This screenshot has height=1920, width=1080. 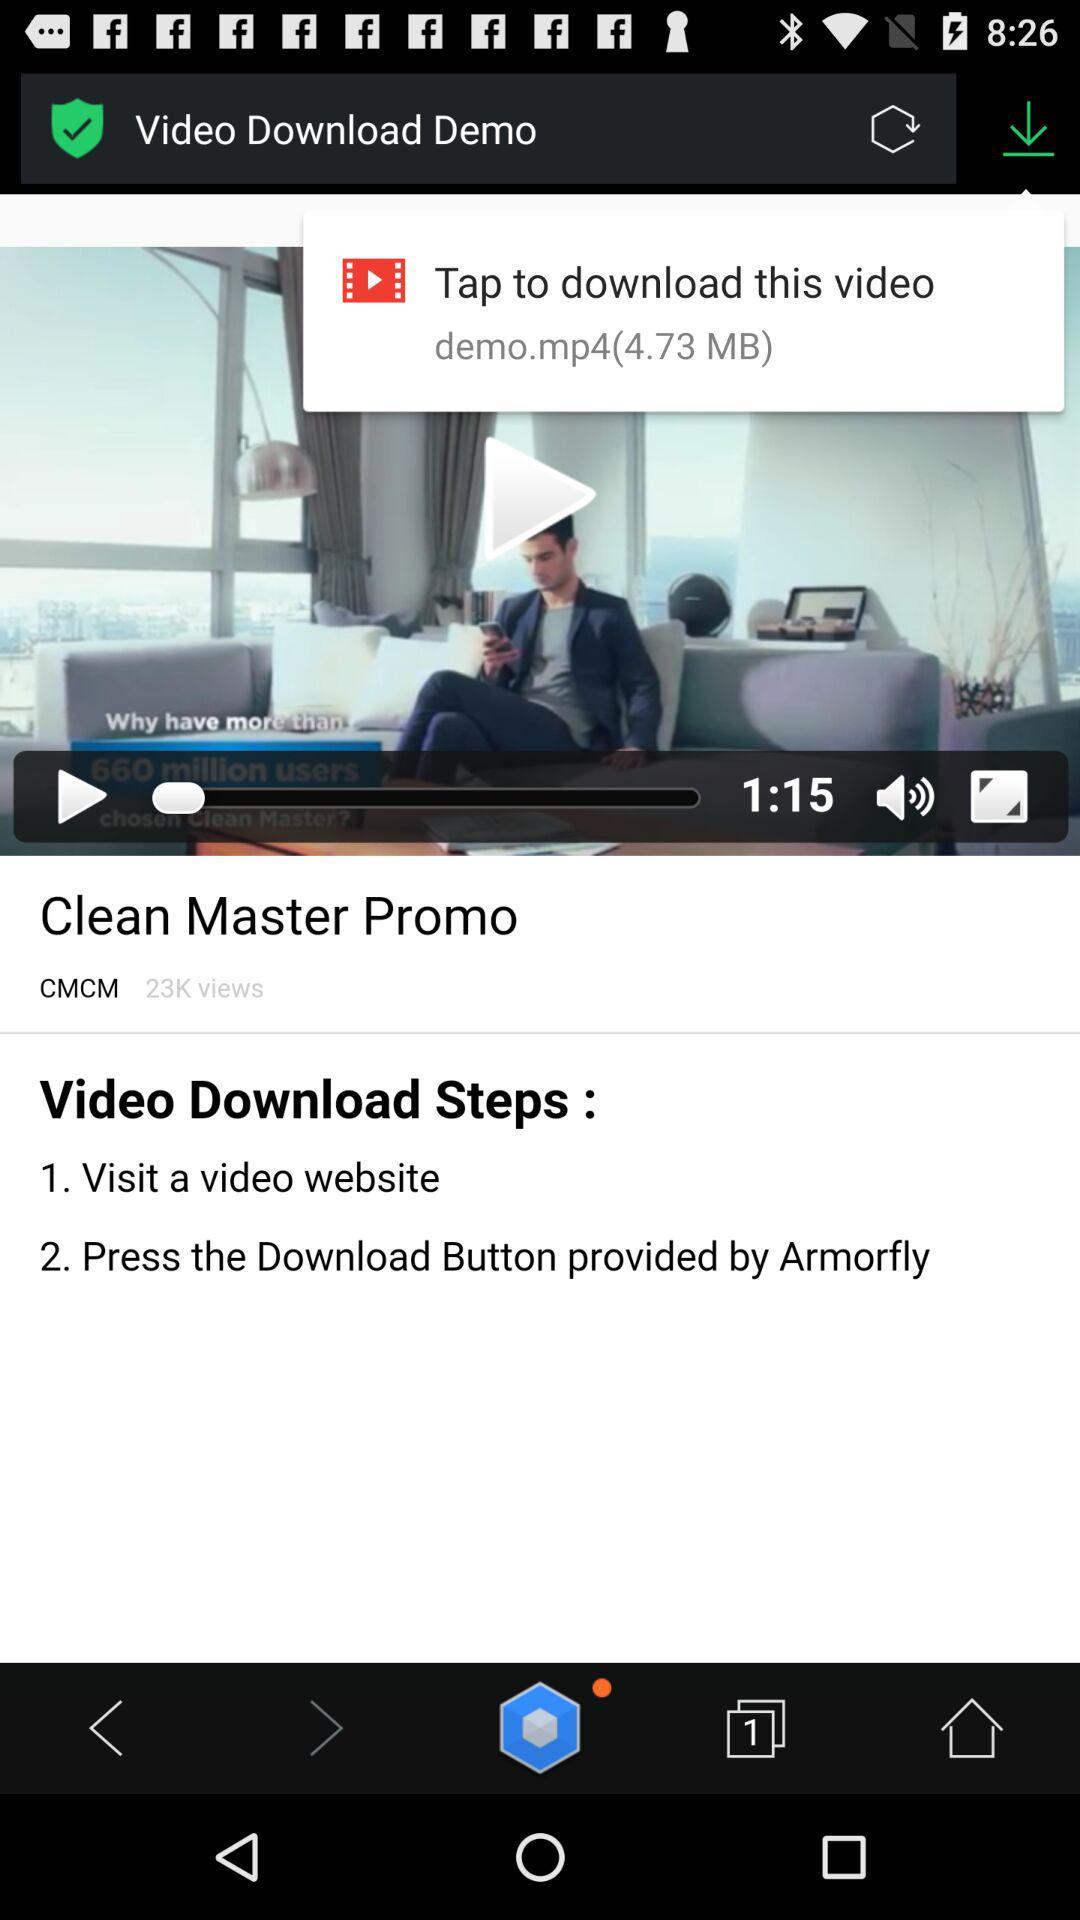 What do you see at coordinates (76, 136) in the screenshot?
I see `the check icon` at bounding box center [76, 136].